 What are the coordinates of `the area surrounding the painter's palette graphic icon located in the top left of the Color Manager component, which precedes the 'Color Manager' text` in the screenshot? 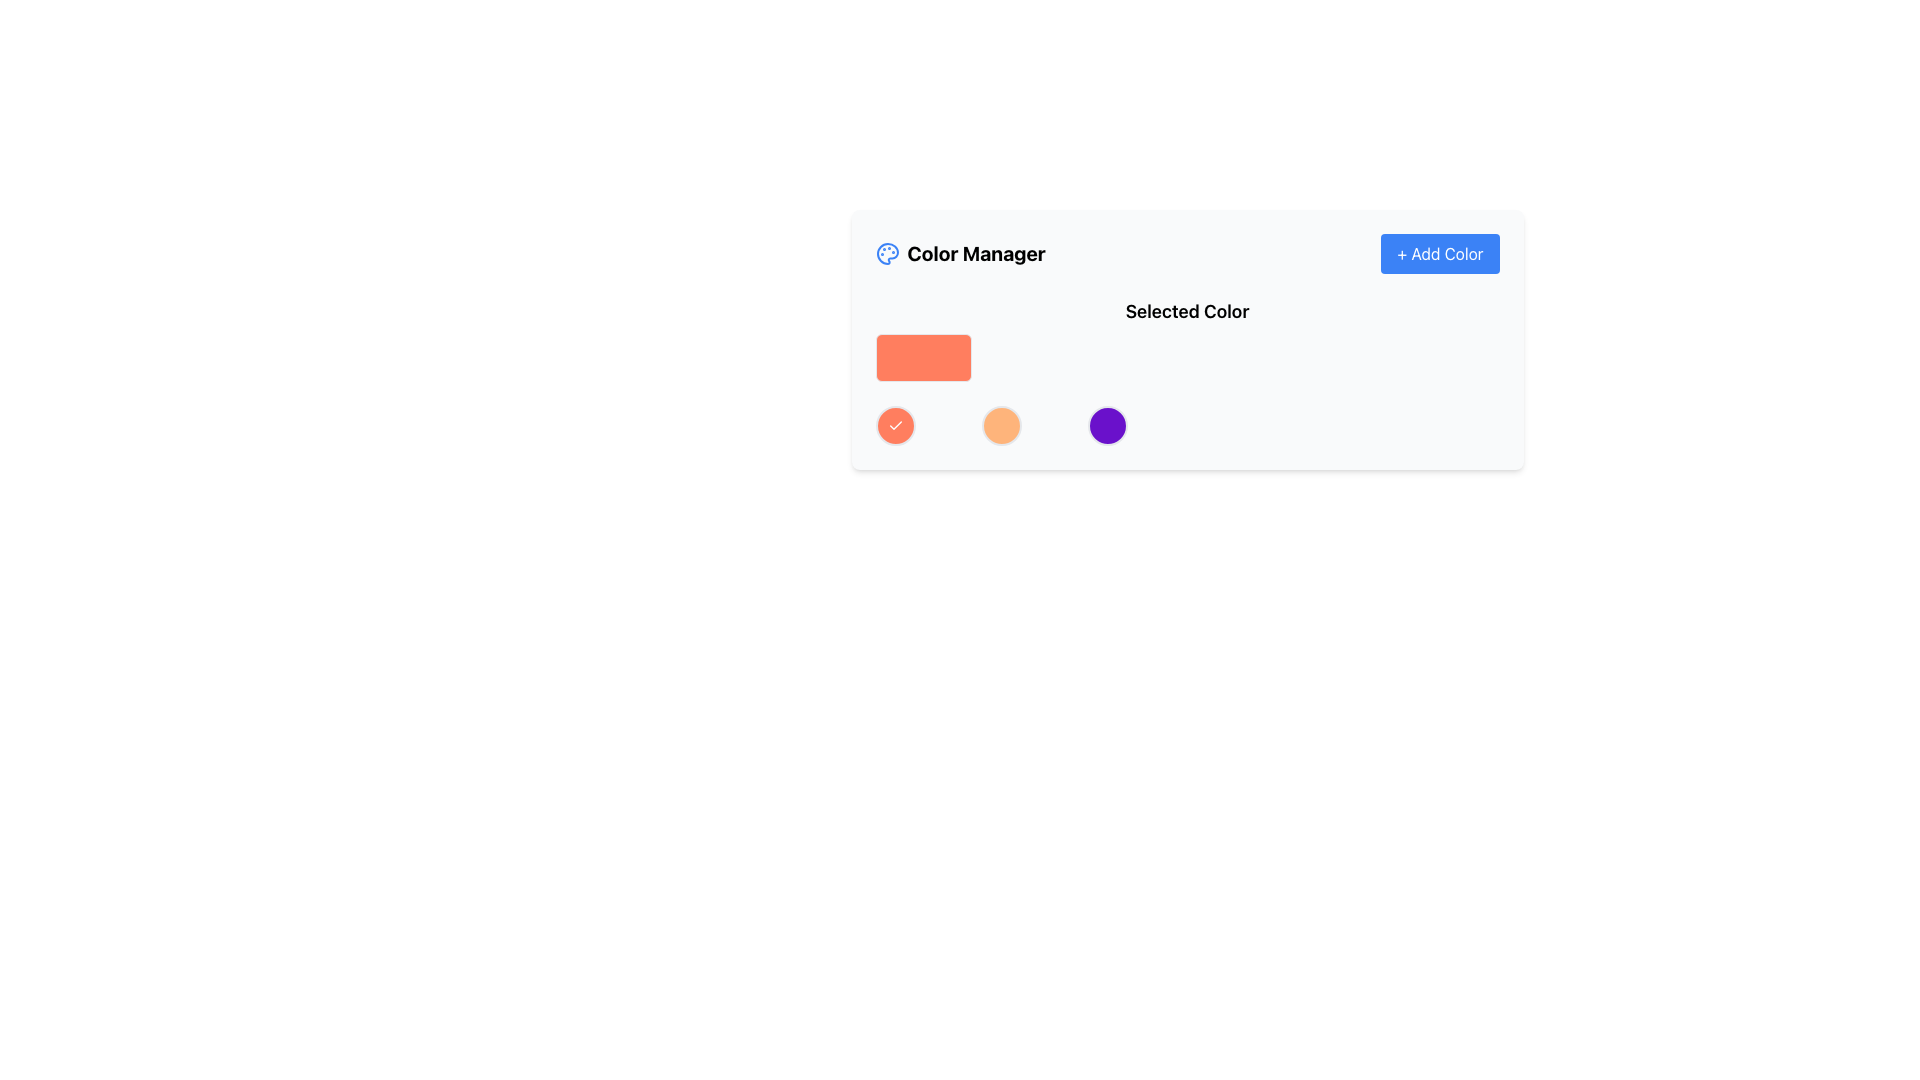 It's located at (886, 253).